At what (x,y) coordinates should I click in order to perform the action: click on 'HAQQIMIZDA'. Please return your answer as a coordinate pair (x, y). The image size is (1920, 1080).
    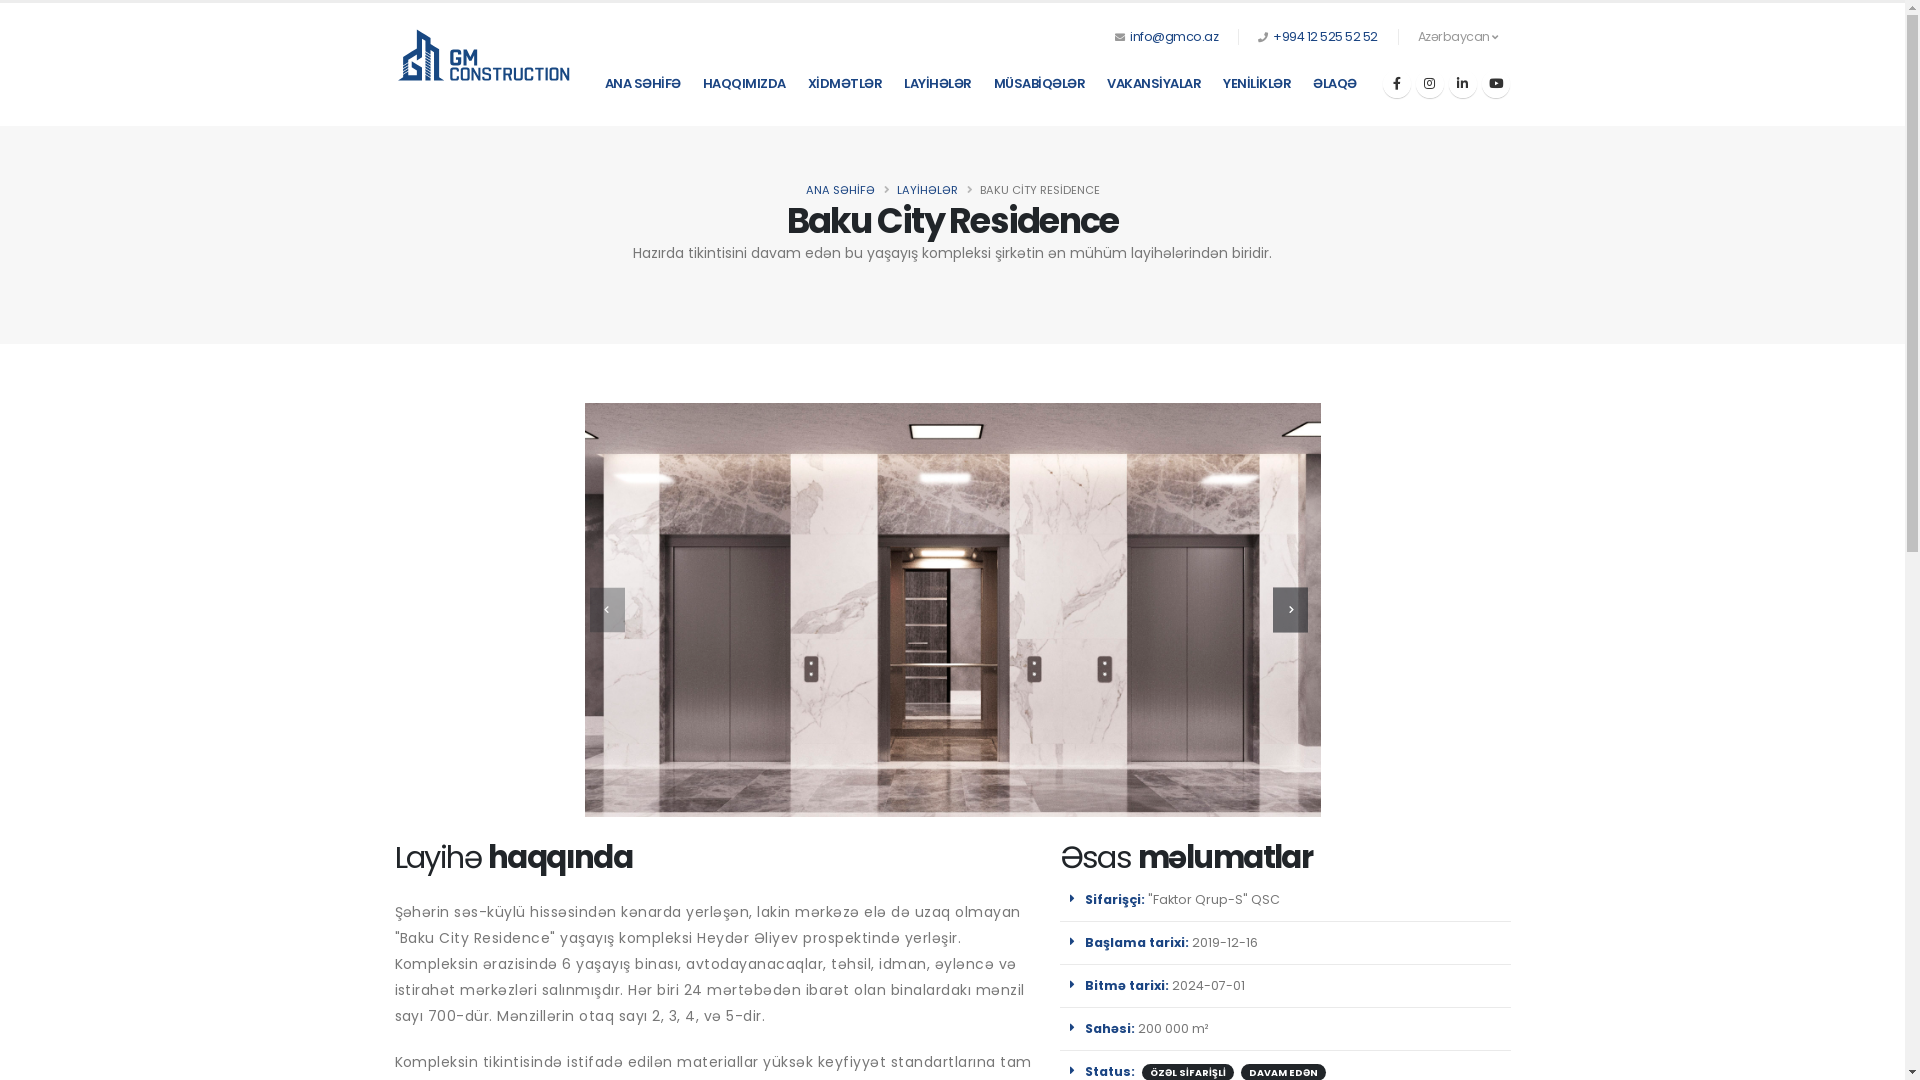
    Looking at the image, I should click on (742, 83).